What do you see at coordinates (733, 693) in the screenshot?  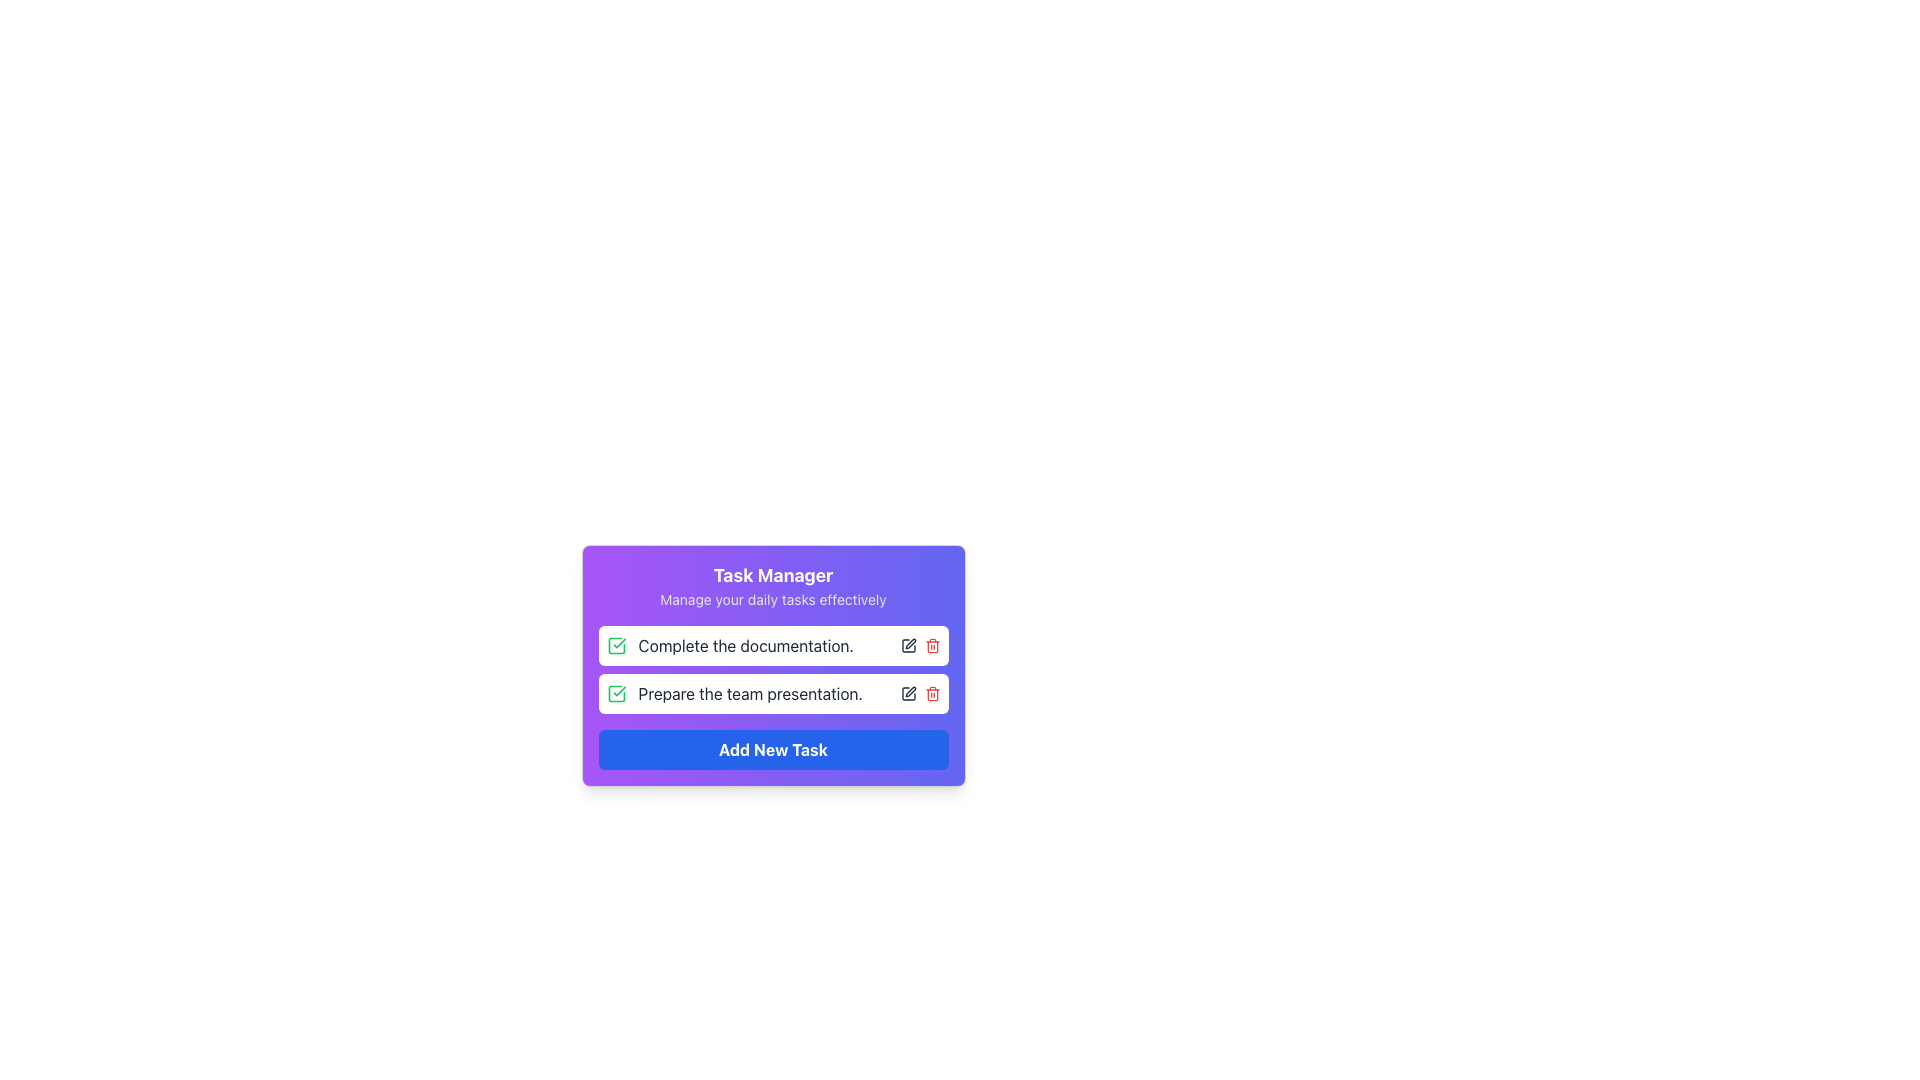 I see `the 'Prepare the team presentation.' text label in the task manager UI` at bounding box center [733, 693].